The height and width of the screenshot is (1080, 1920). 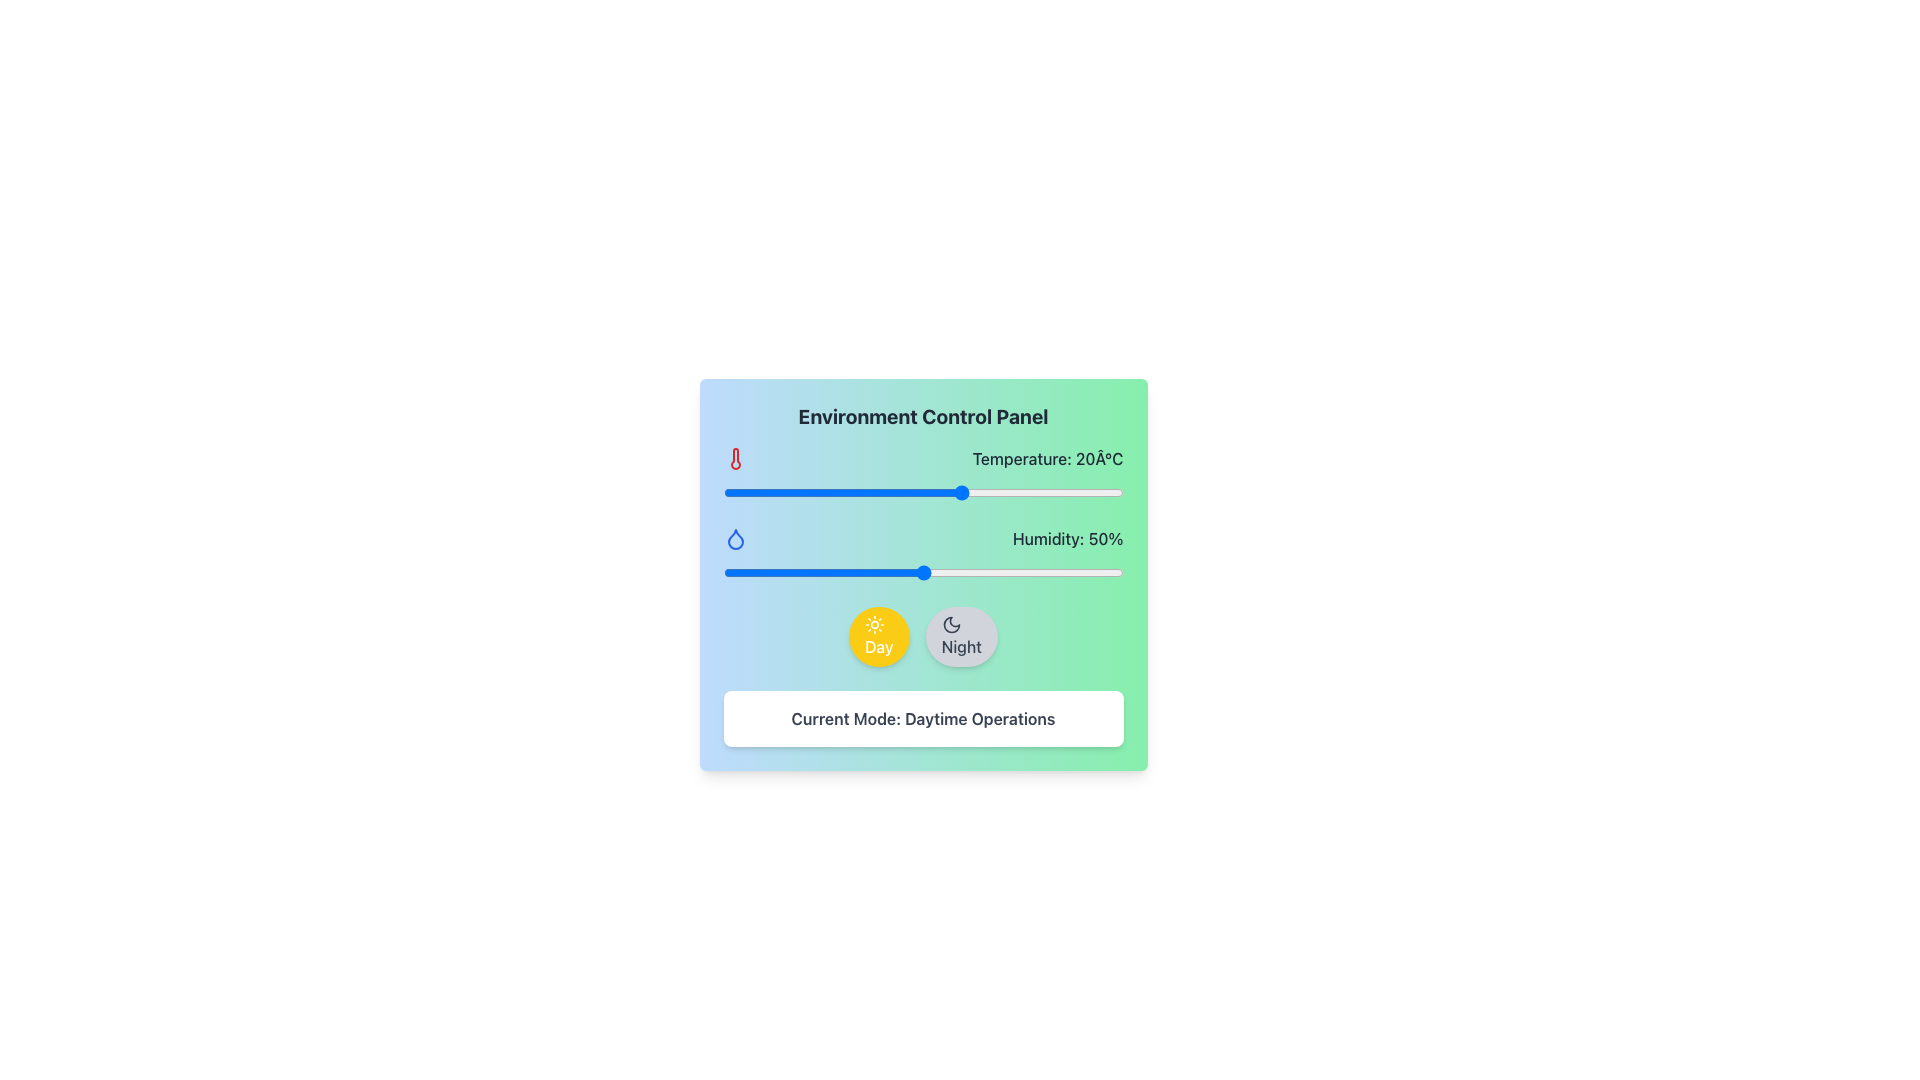 I want to click on the crescent moon icon within the circular button labeled 'Night', so click(x=950, y=623).